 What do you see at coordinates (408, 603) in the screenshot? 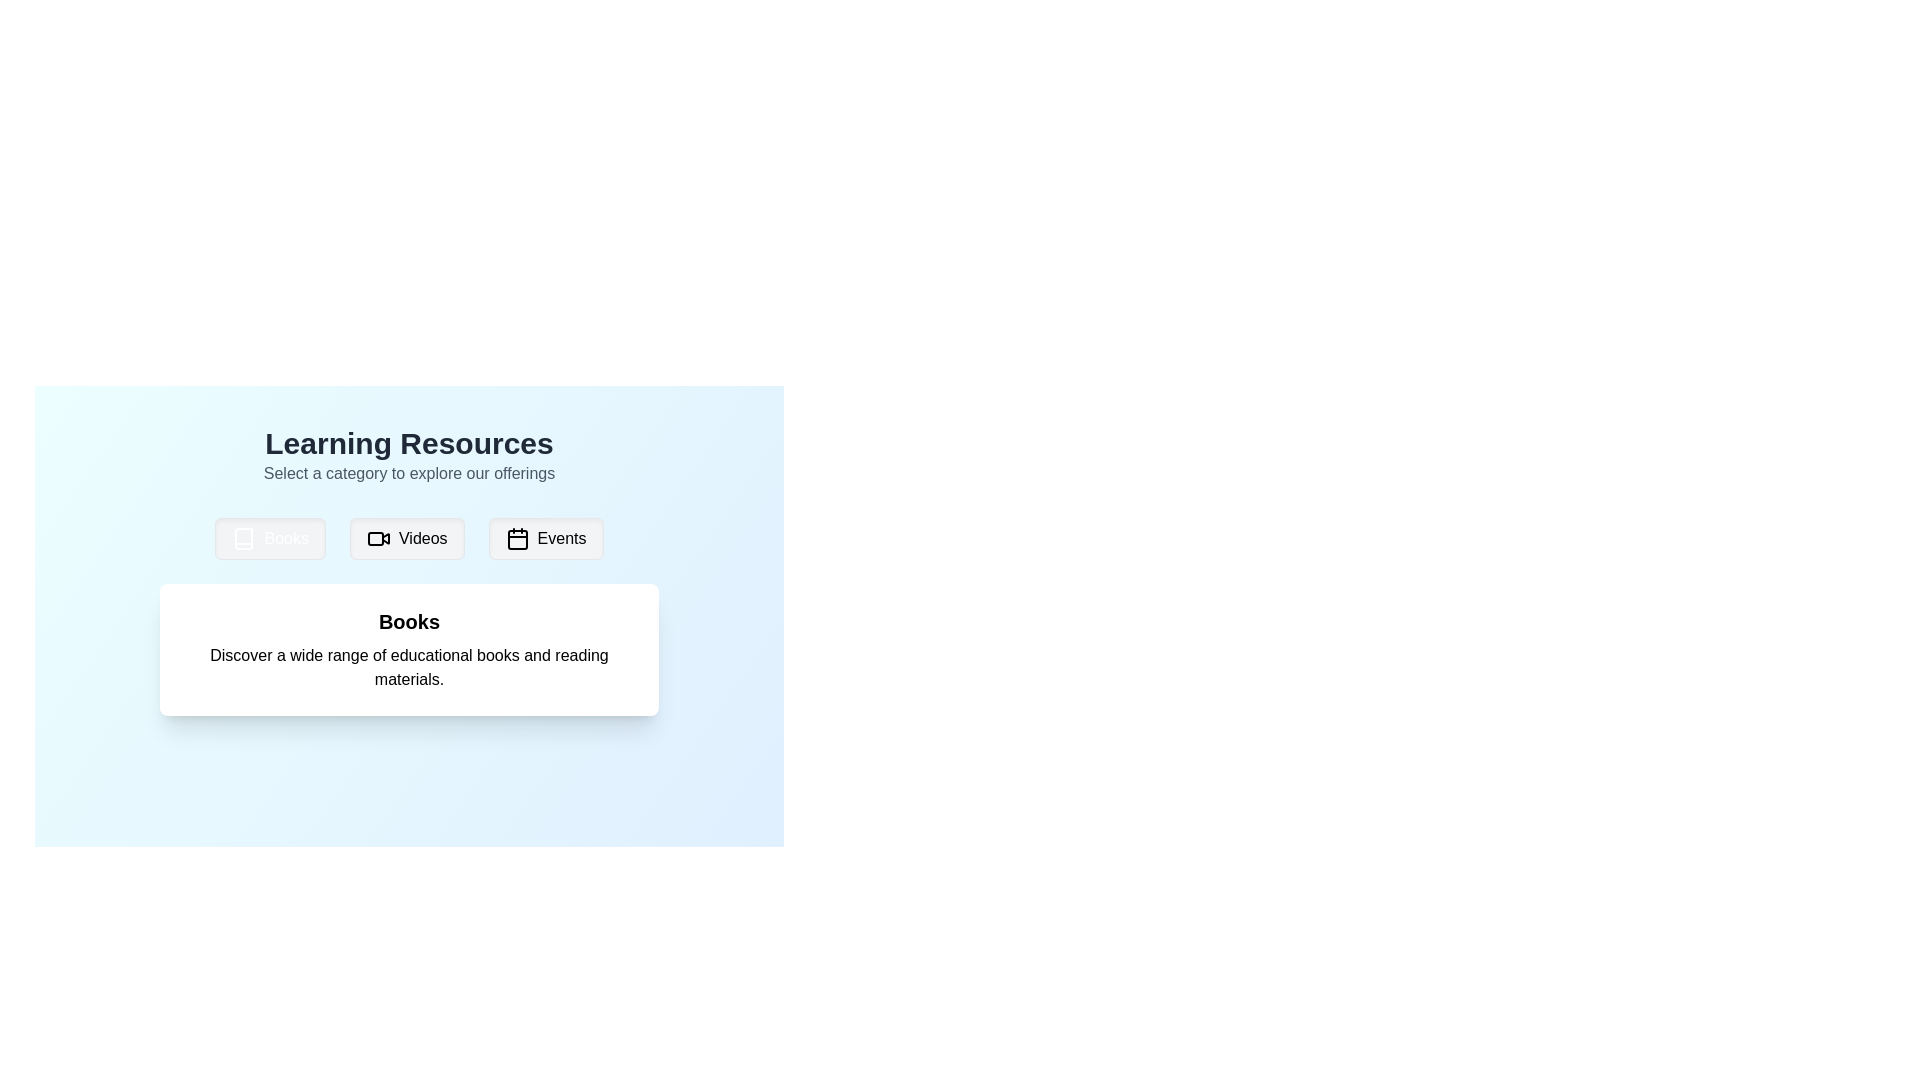
I see `the white rectangular Text card containing the bold 'Books' title and a description of educational books, located in the middle-lower portion of the 'Learning Resources' area` at bounding box center [408, 603].